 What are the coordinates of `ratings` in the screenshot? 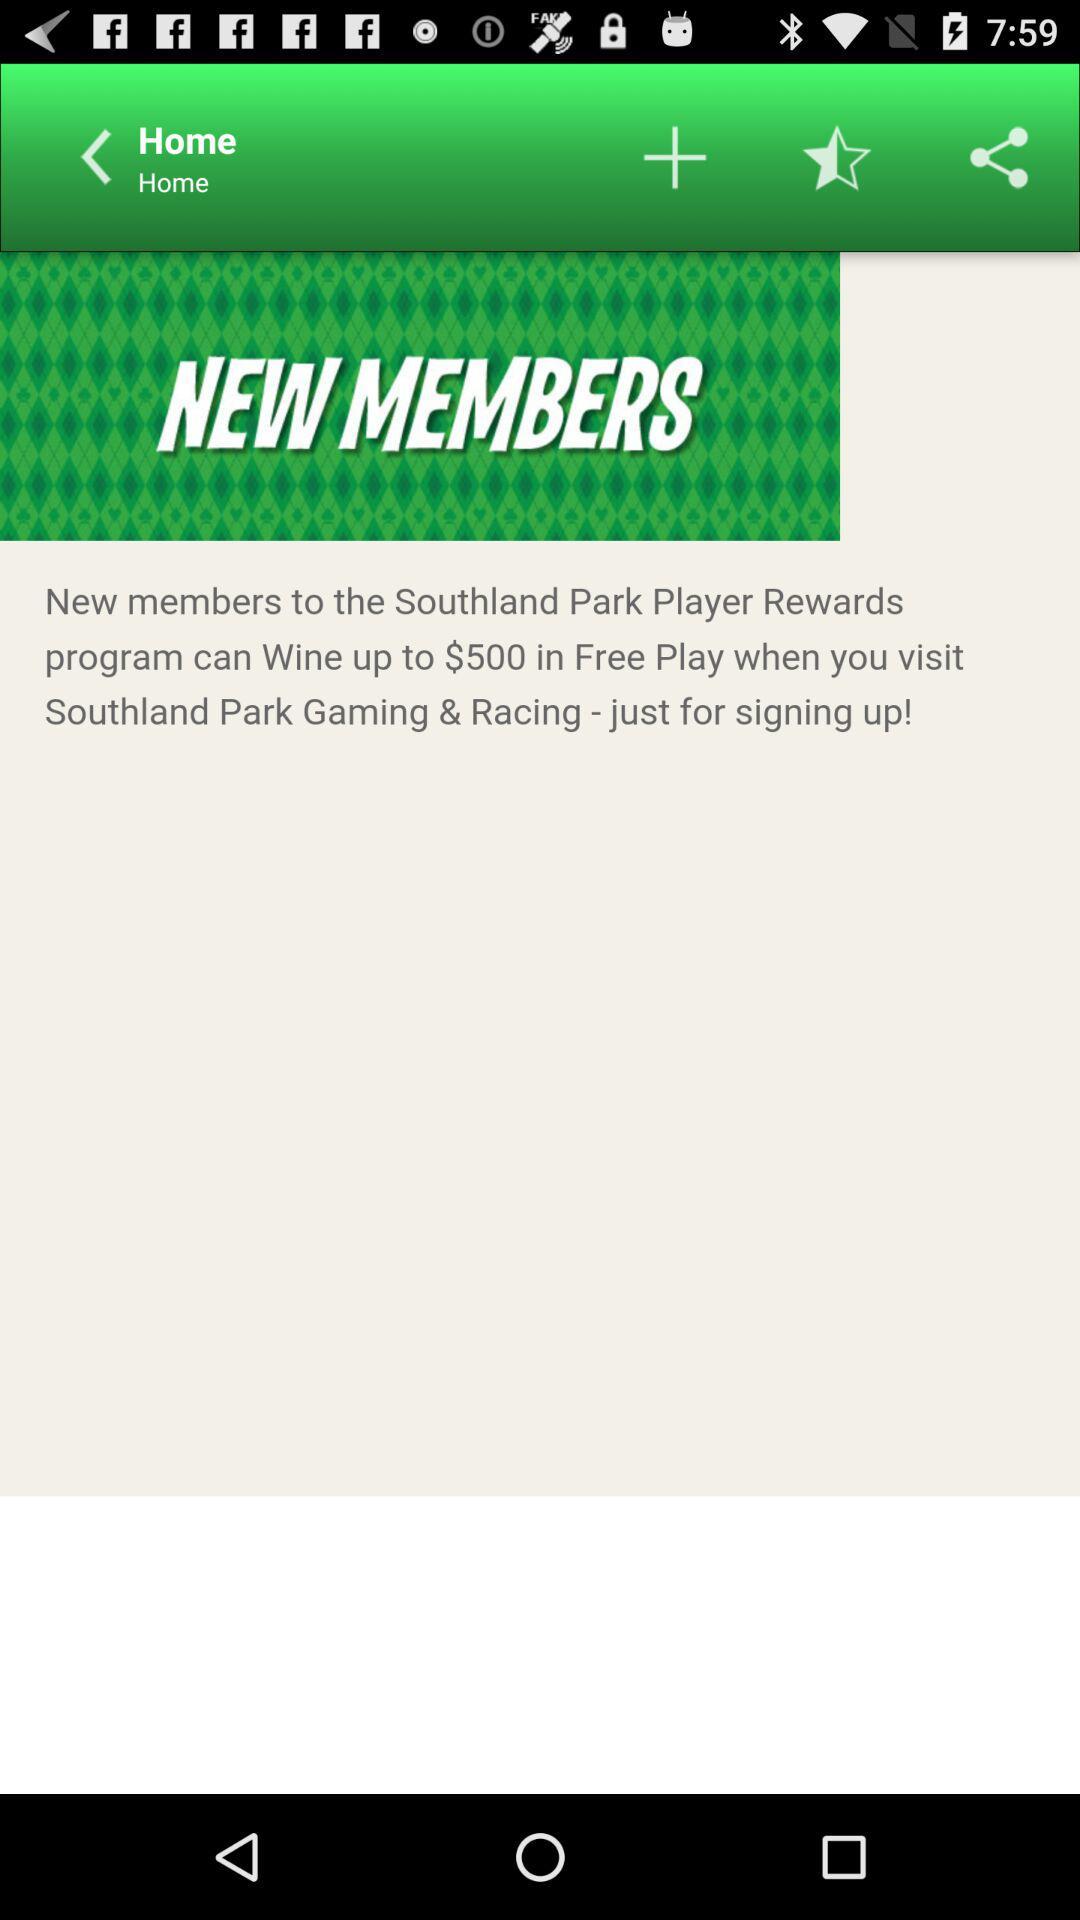 It's located at (837, 156).